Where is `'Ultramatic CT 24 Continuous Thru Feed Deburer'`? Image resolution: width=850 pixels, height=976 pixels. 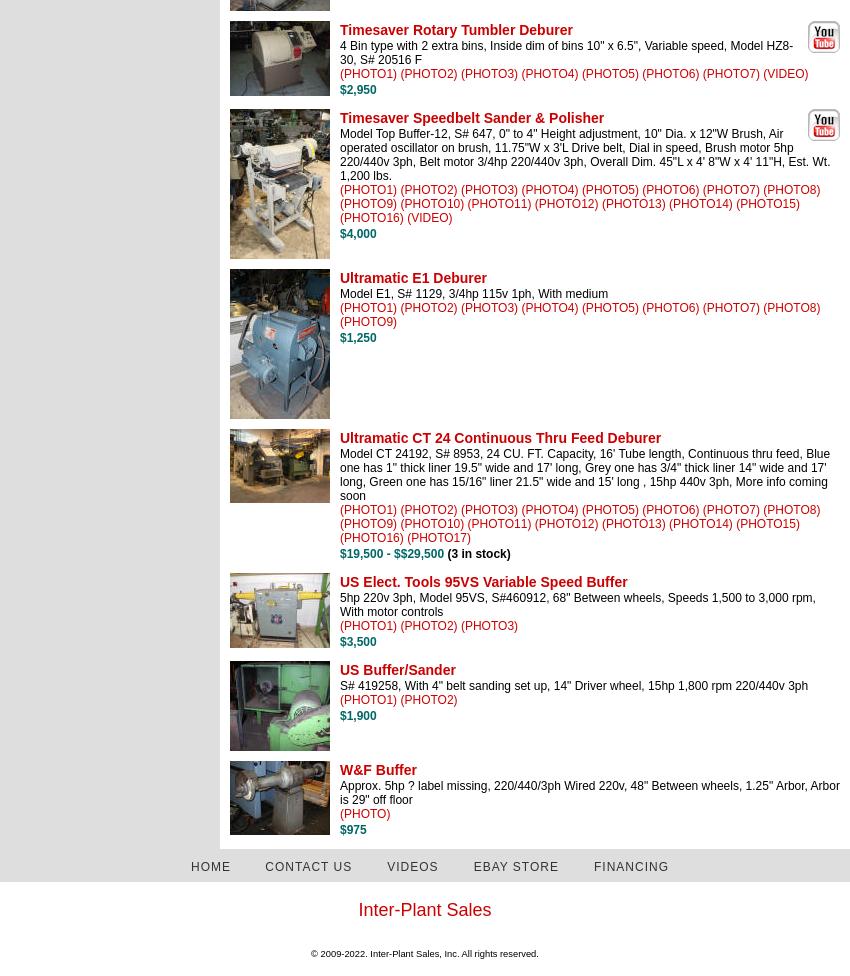
'Ultramatic CT 24 Continuous Thru Feed Deburer' is located at coordinates (500, 437).